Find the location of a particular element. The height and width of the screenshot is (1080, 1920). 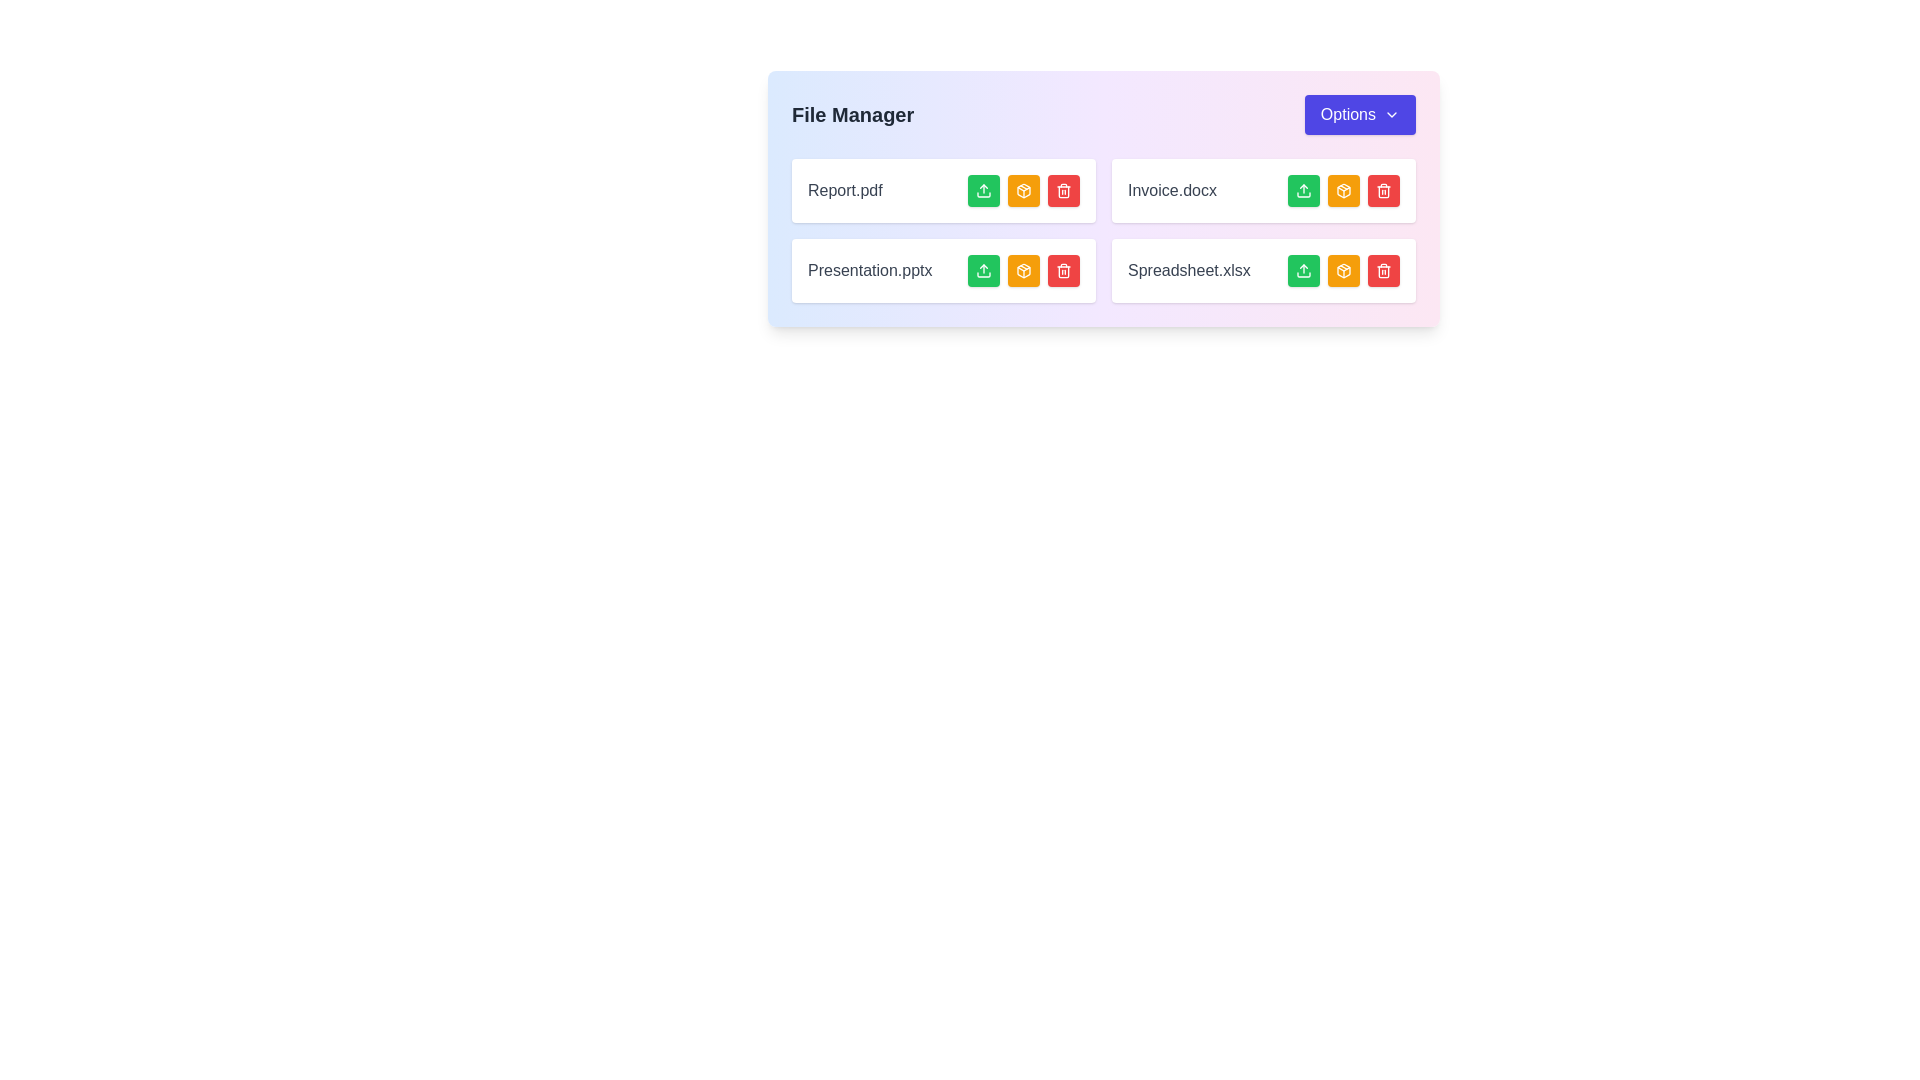

the delete action button located to the right of the label 'Spreadsheet.xlsx' is located at coordinates (1382, 270).